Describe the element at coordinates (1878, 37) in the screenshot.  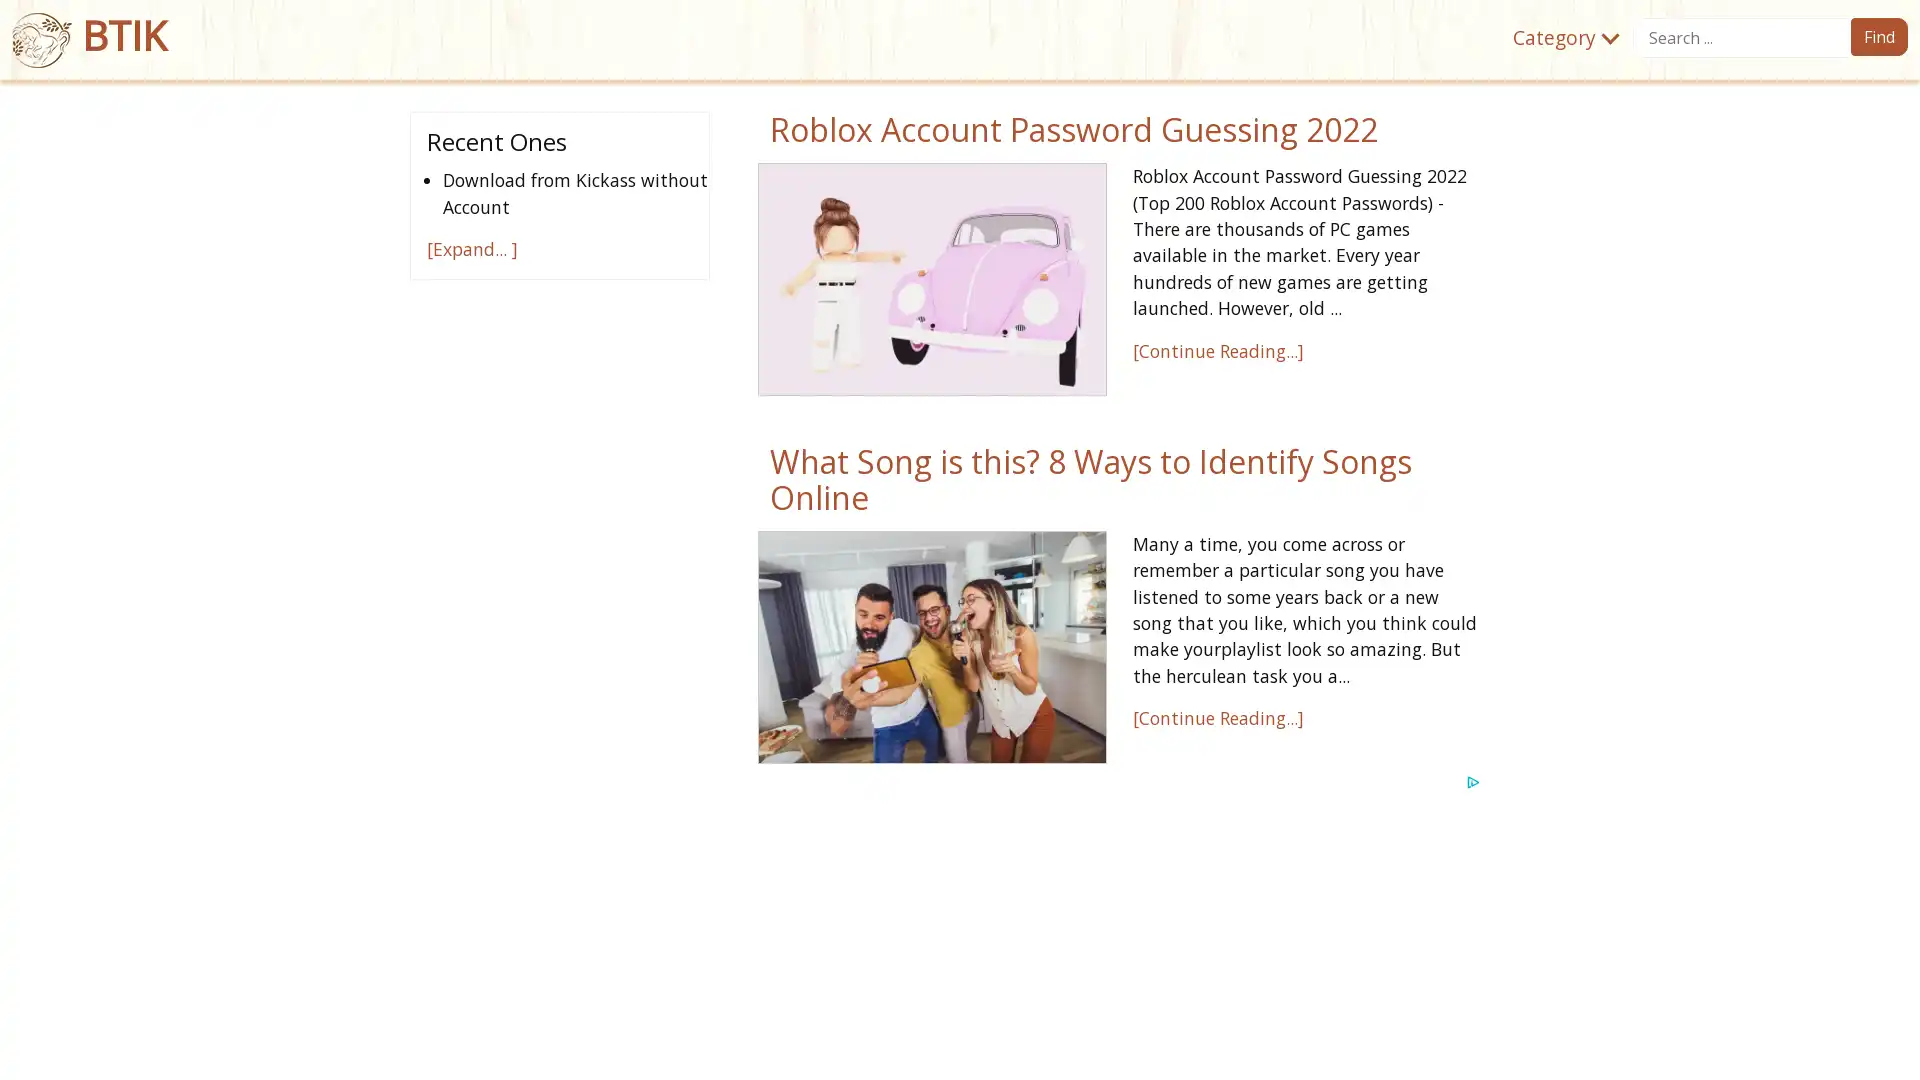
I see `Find` at that location.